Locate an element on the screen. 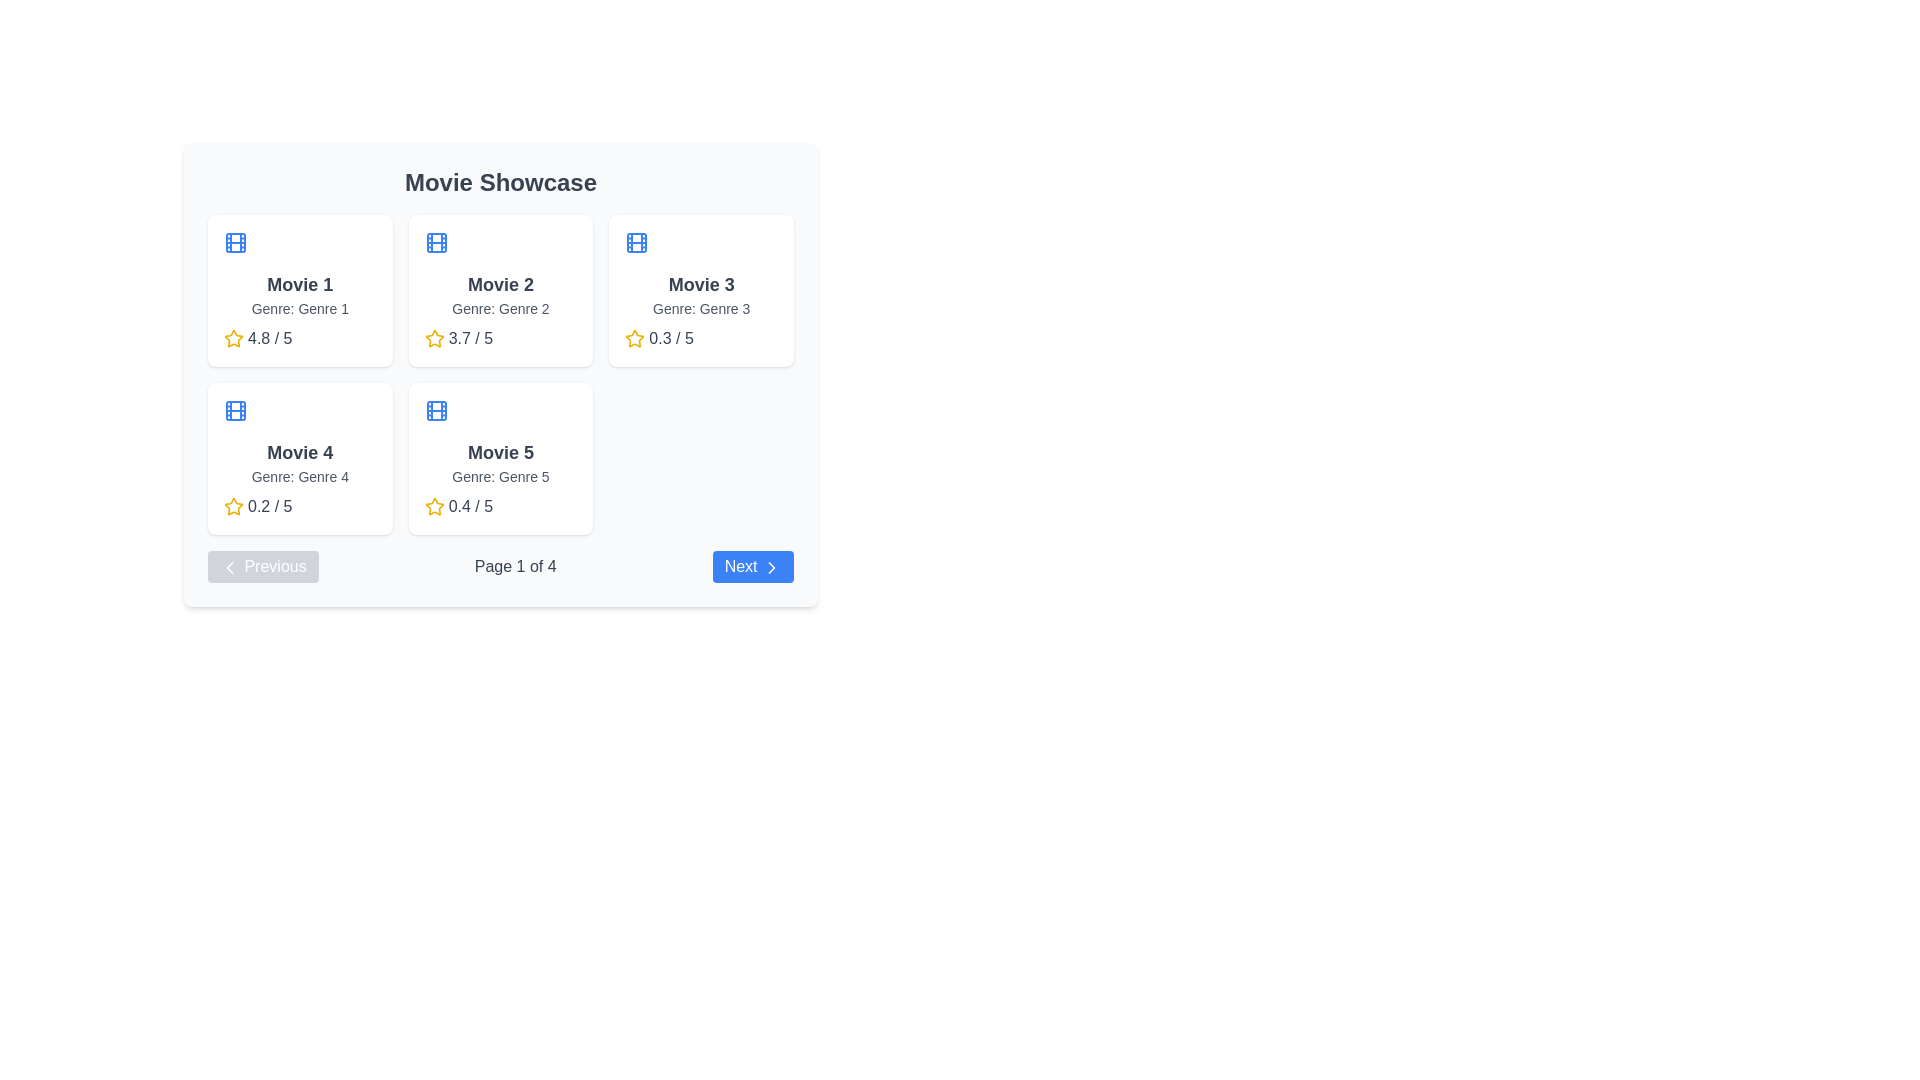  the graphical rectangle element located within the movie icon of 'Movie 2', situated in the top-left corner of the card titled 'Movie 2' is located at coordinates (435, 242).